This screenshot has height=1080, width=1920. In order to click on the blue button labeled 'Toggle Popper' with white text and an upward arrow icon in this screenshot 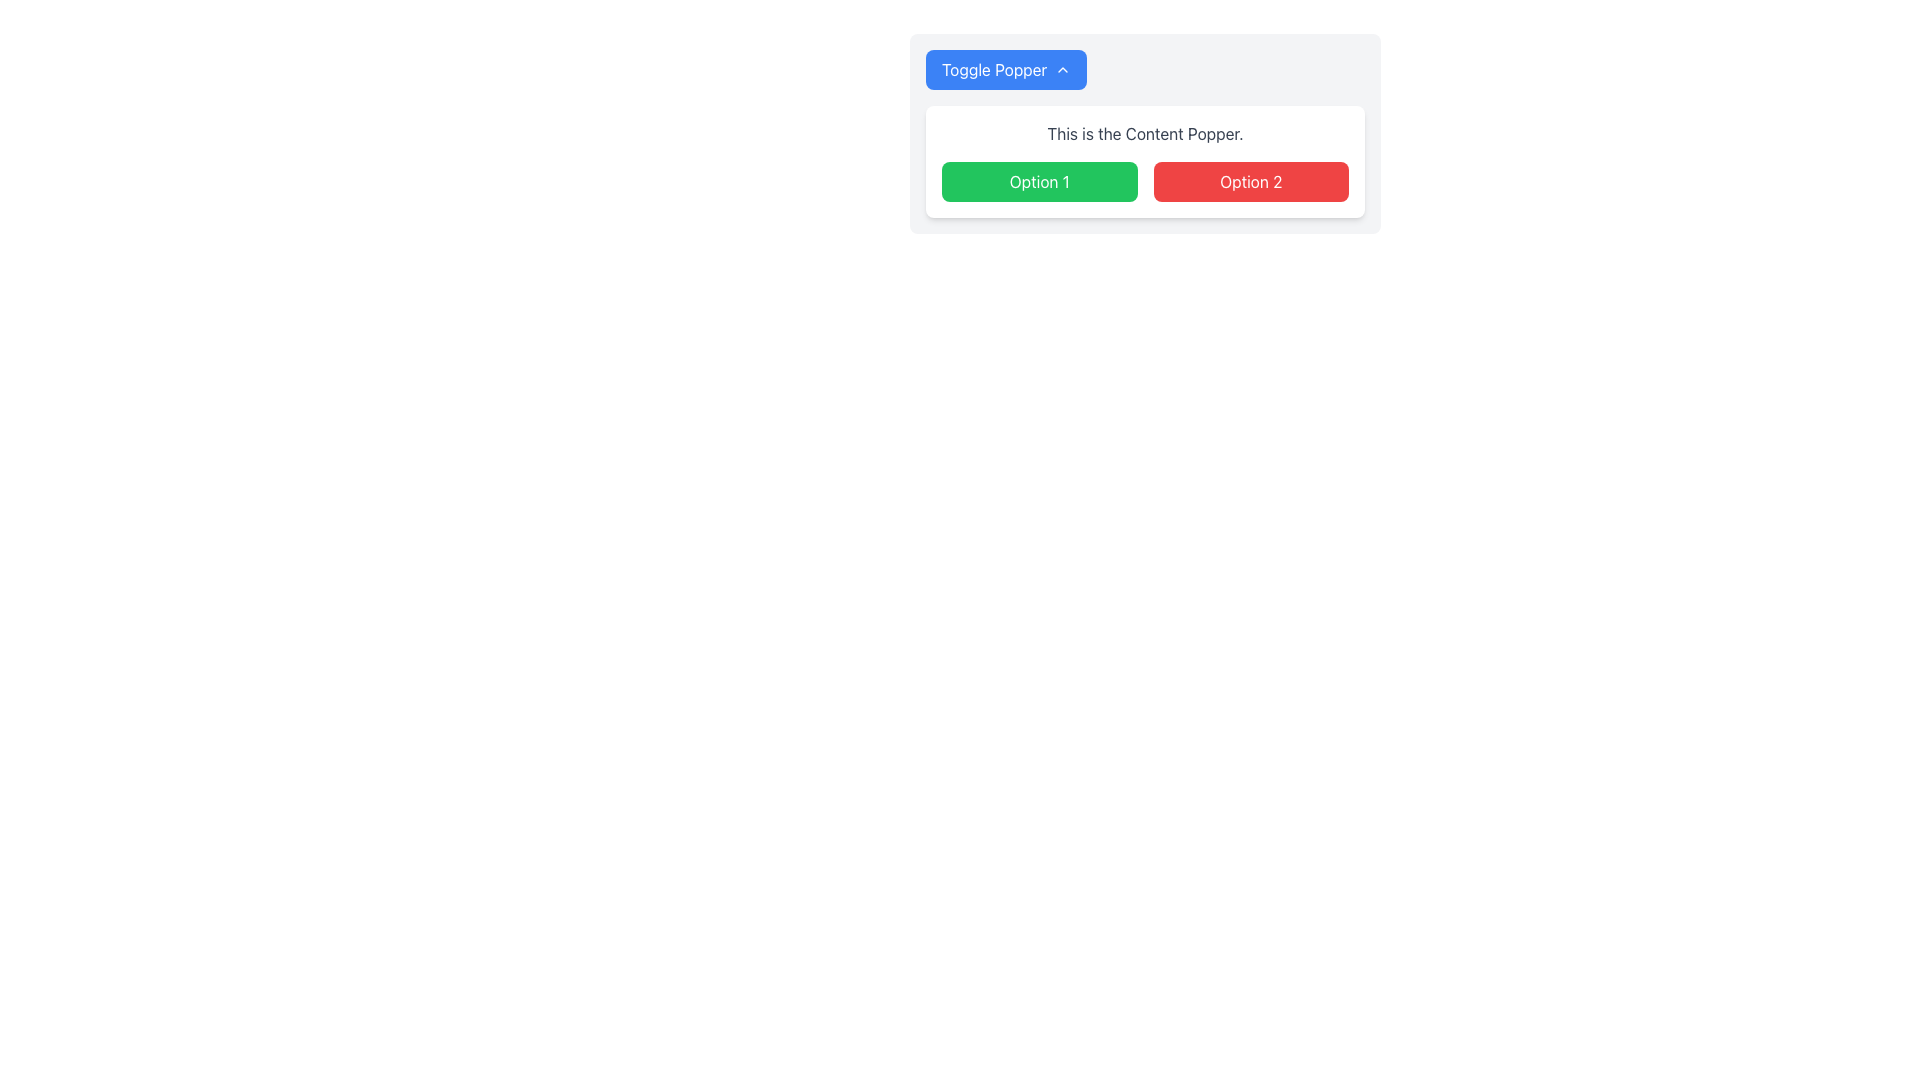, I will do `click(1006, 68)`.